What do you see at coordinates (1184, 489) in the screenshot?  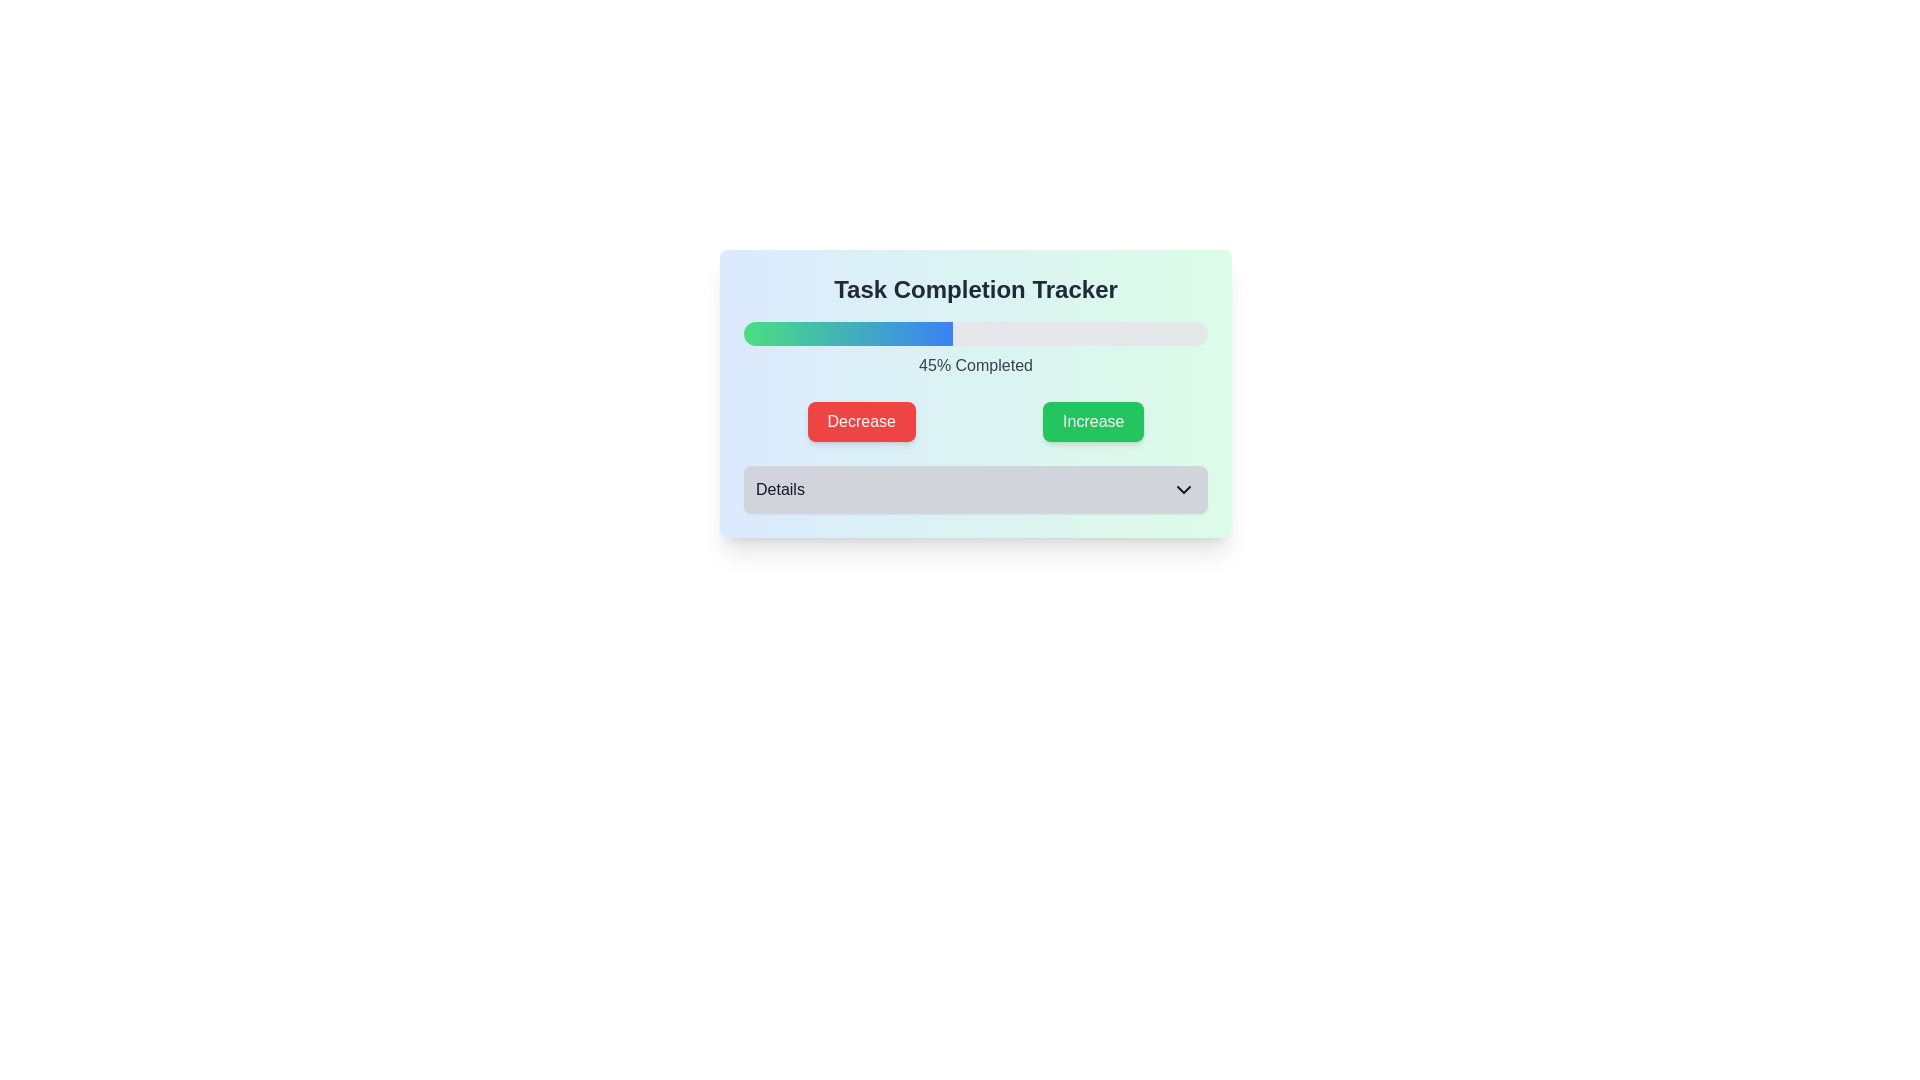 I see `the downward-facing chevron icon button located on the right-hand side of the 'Details' bar` at bounding box center [1184, 489].